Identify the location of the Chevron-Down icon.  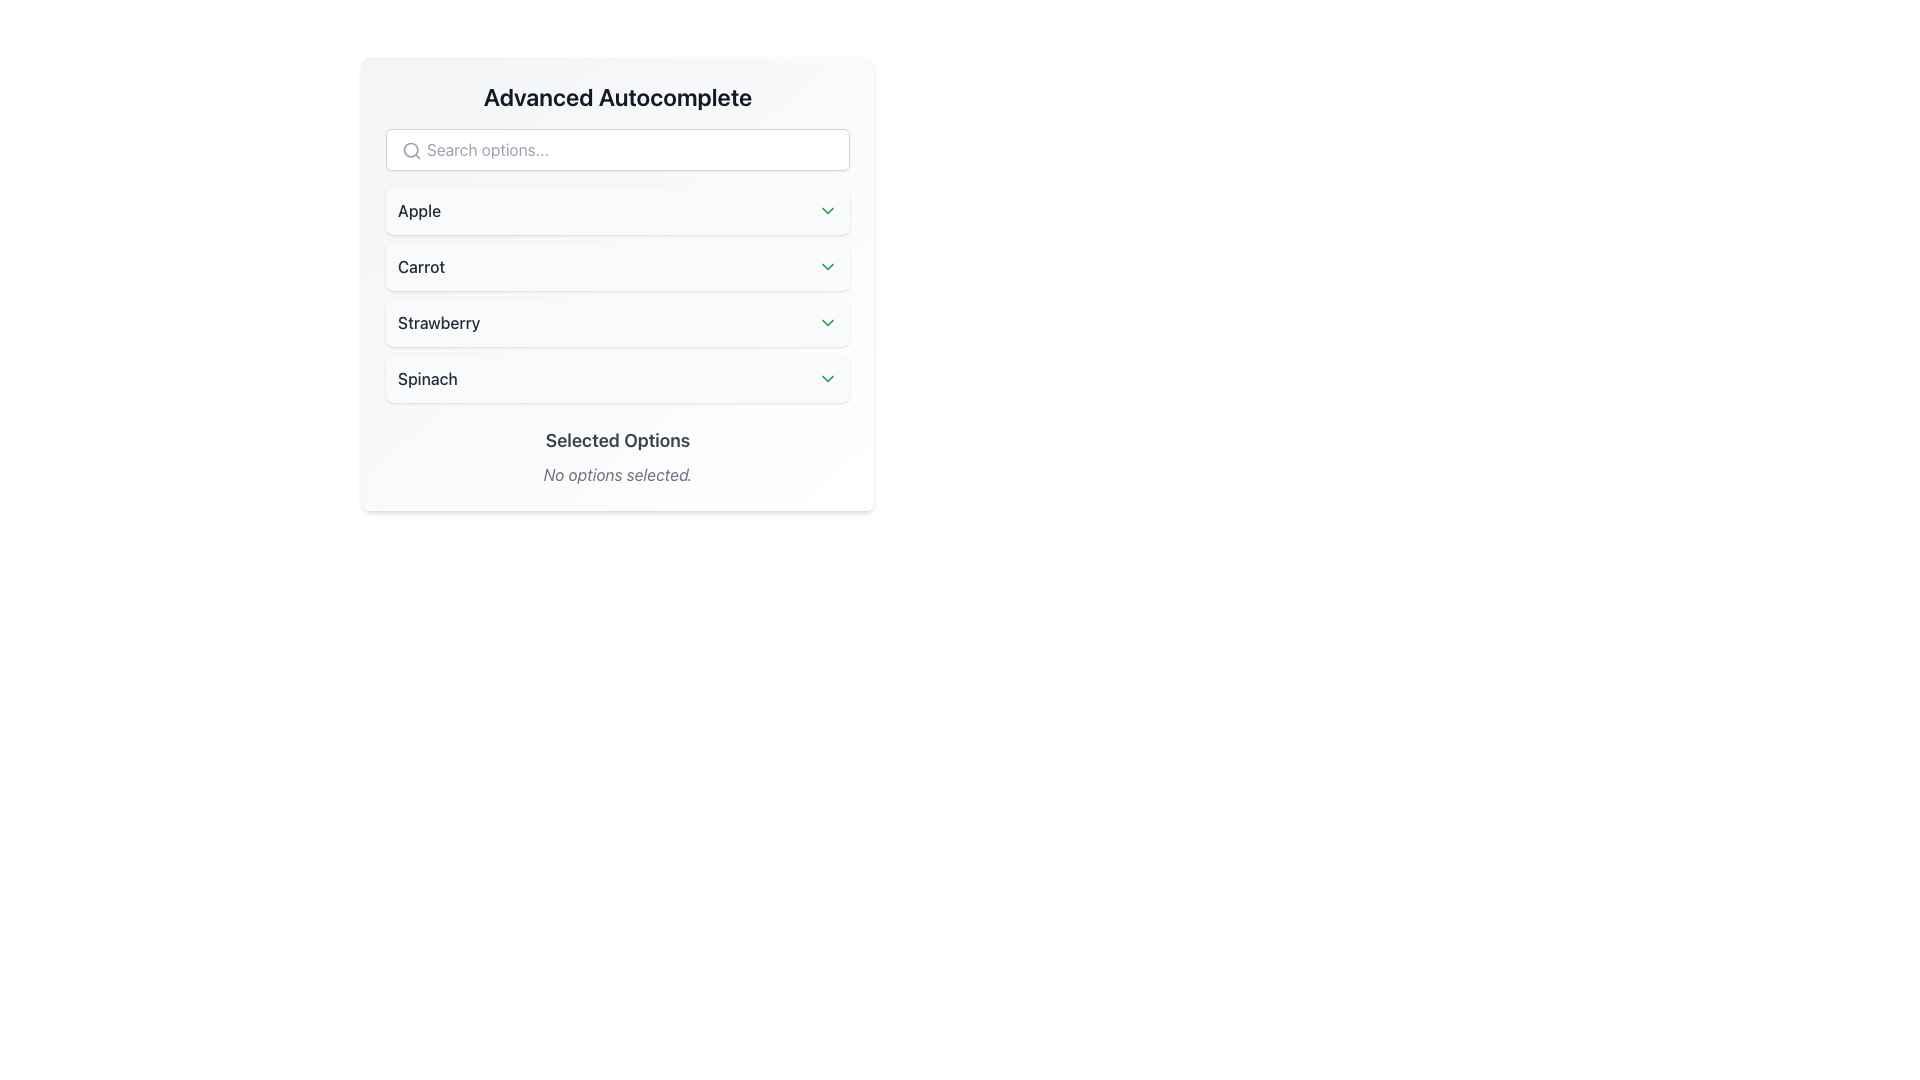
(828, 322).